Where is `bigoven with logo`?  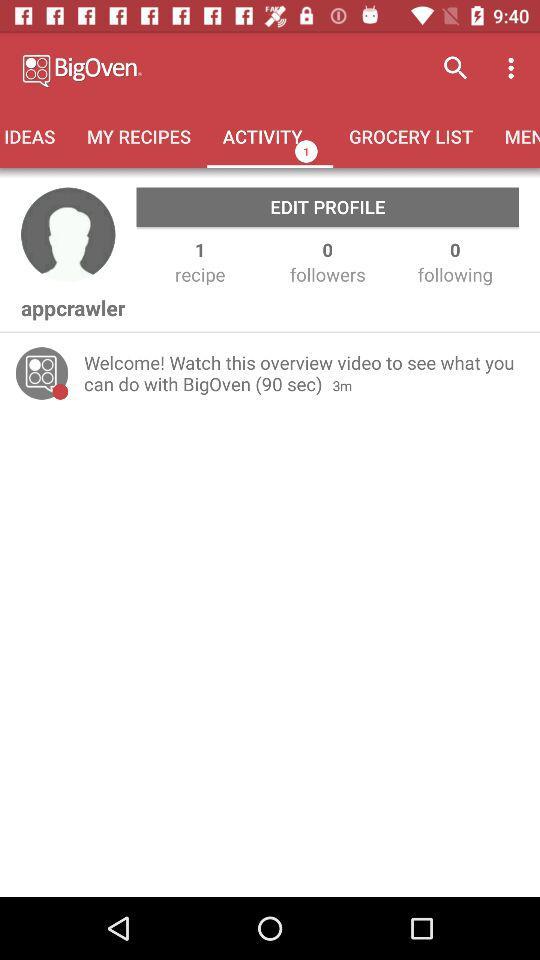 bigoven with logo is located at coordinates (164, 68).